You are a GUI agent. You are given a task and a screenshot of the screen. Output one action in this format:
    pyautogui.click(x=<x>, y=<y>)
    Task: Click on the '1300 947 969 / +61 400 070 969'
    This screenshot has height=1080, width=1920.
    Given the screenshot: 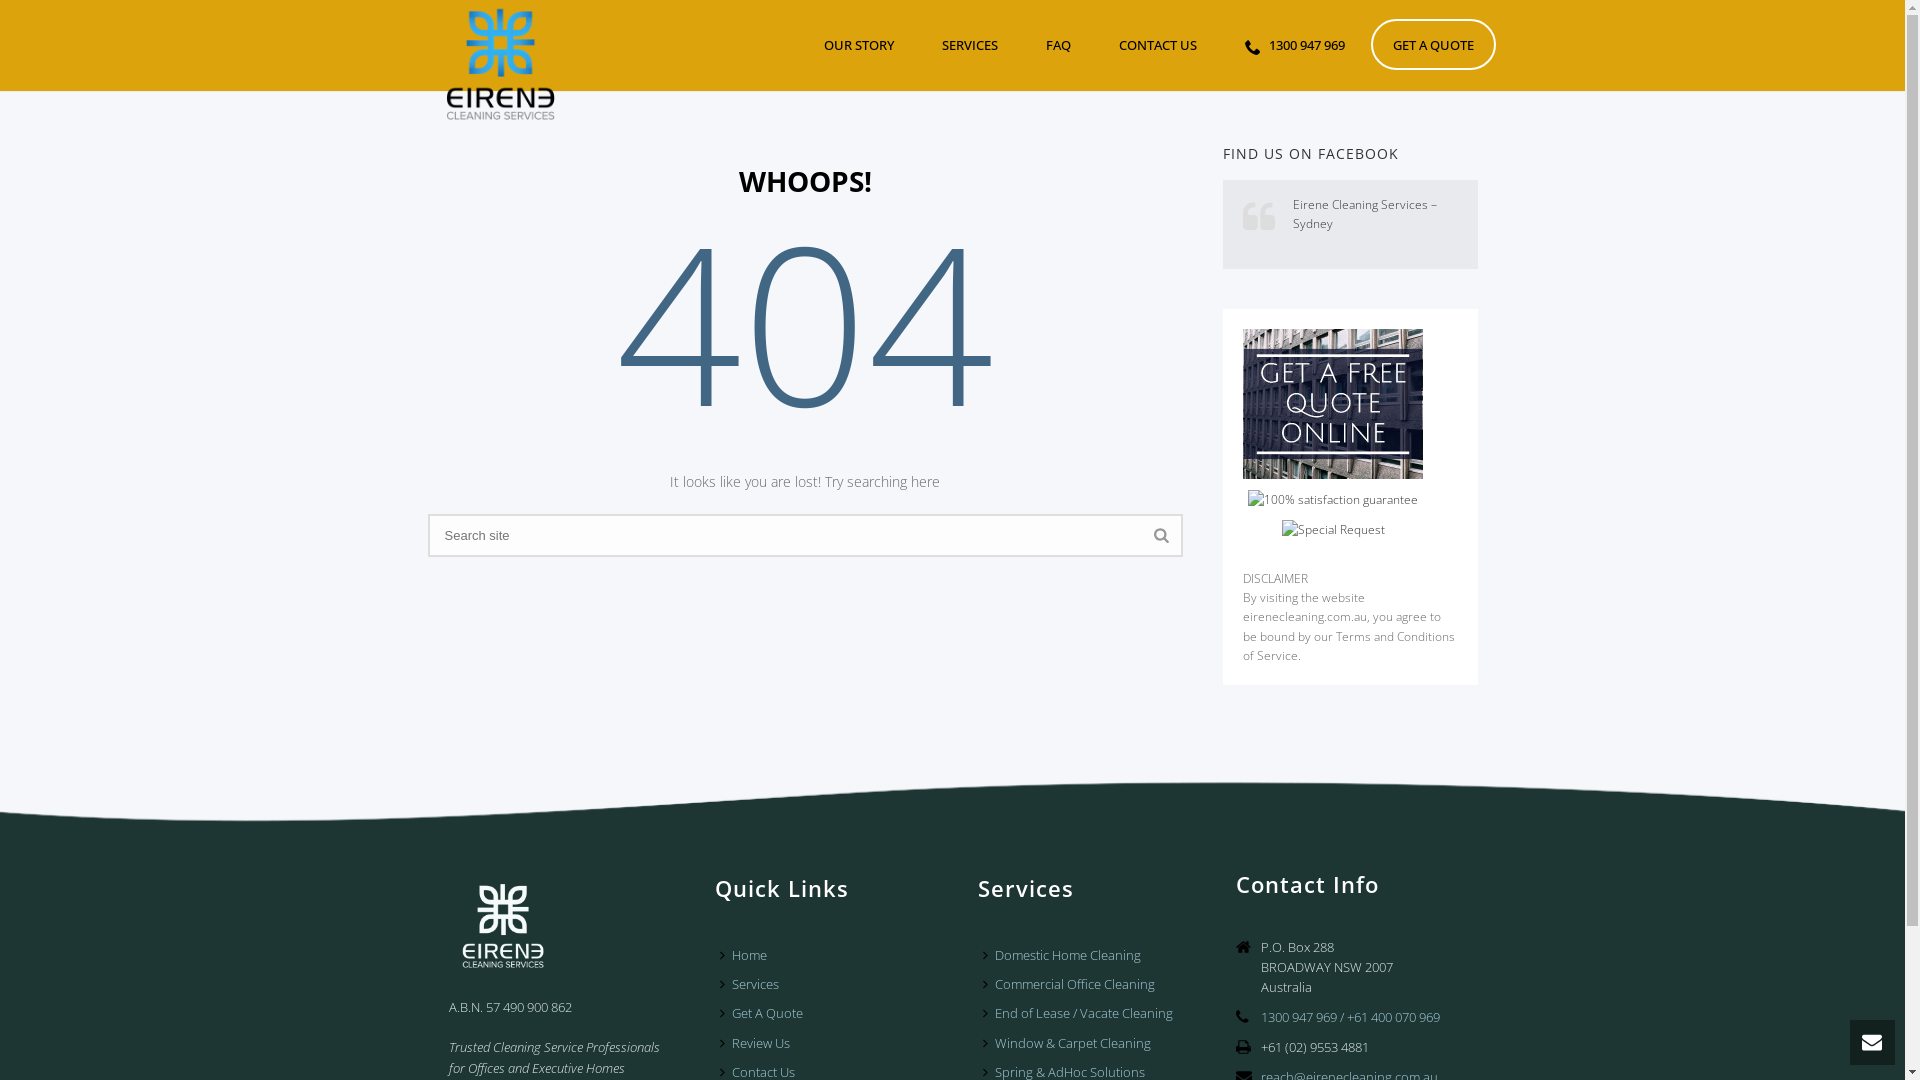 What is the action you would take?
    pyautogui.click(x=1350, y=1017)
    